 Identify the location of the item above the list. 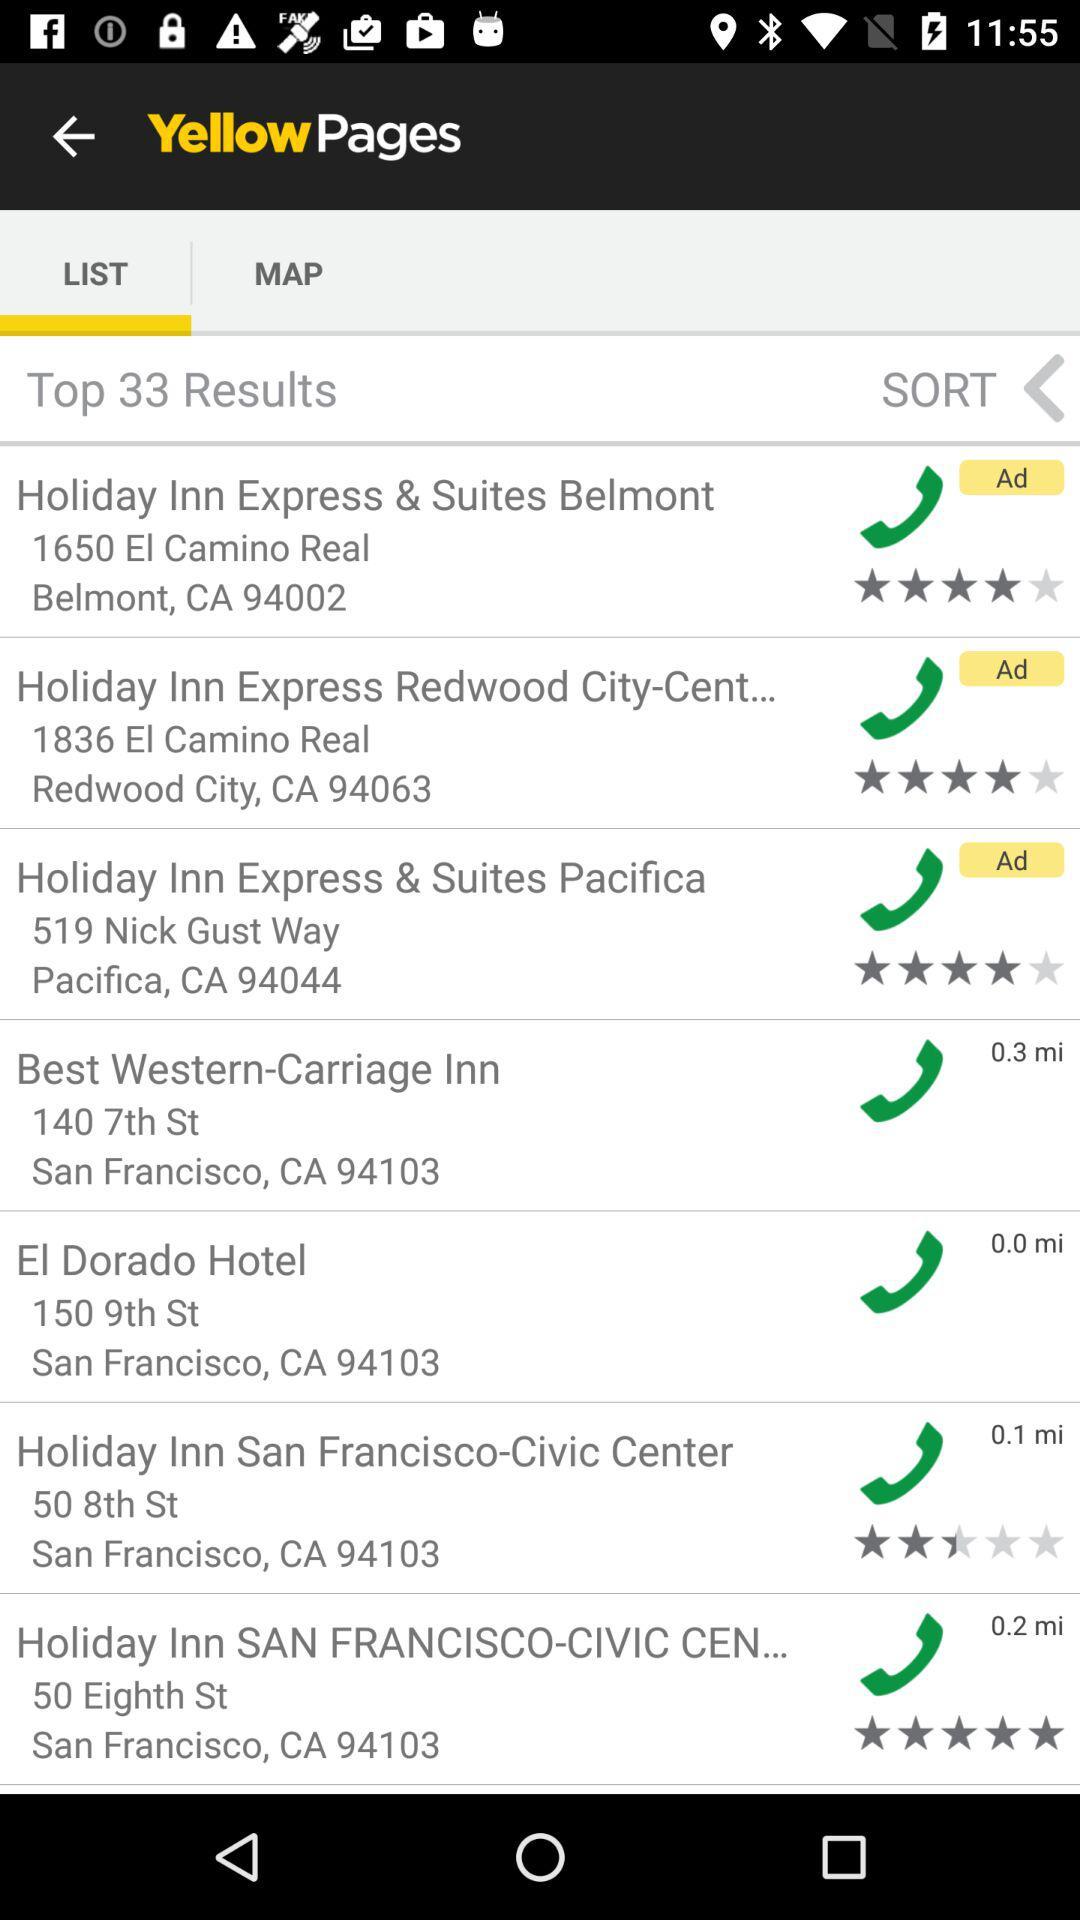
(72, 135).